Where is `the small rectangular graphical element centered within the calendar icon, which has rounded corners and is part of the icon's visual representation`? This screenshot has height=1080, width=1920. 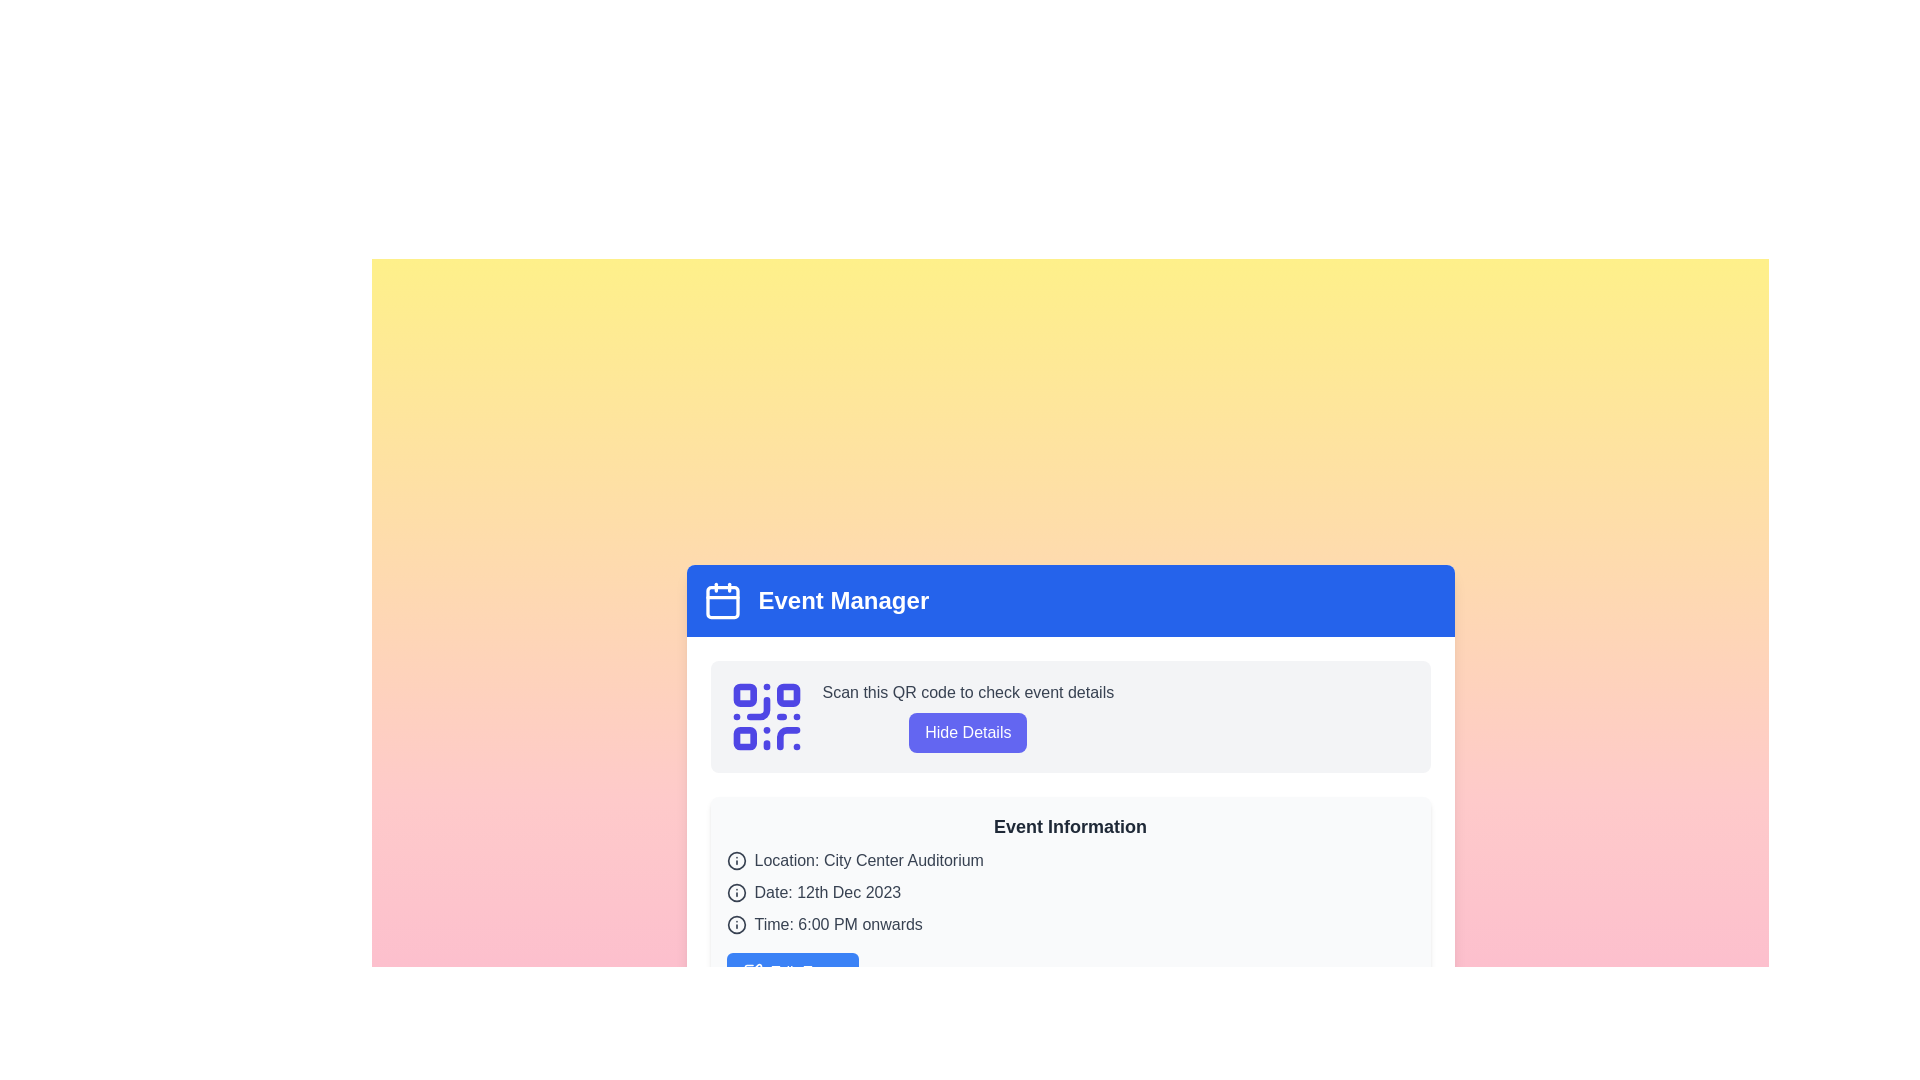
the small rectangular graphical element centered within the calendar icon, which has rounded corners and is part of the icon's visual representation is located at coordinates (721, 601).